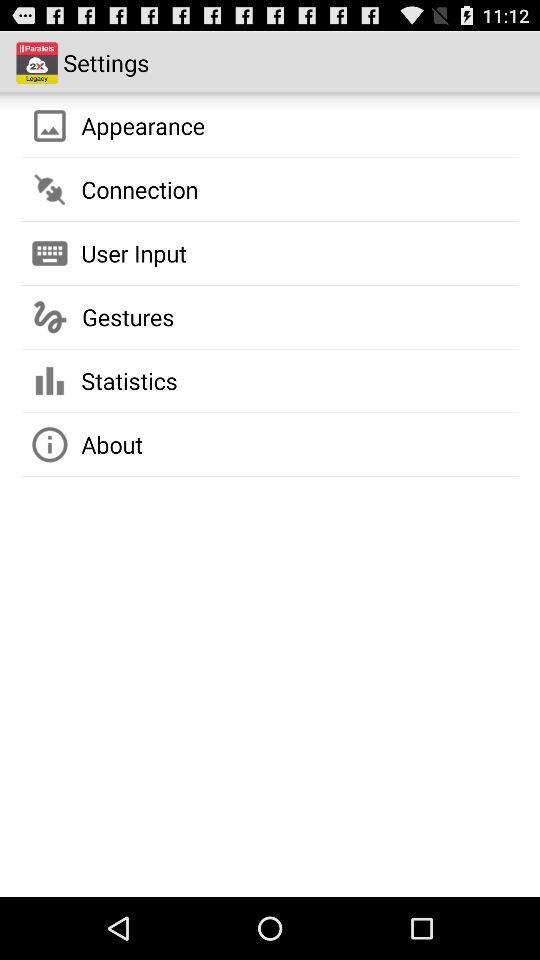 The width and height of the screenshot is (540, 960). Describe the element at coordinates (138, 189) in the screenshot. I see `connection icon` at that location.